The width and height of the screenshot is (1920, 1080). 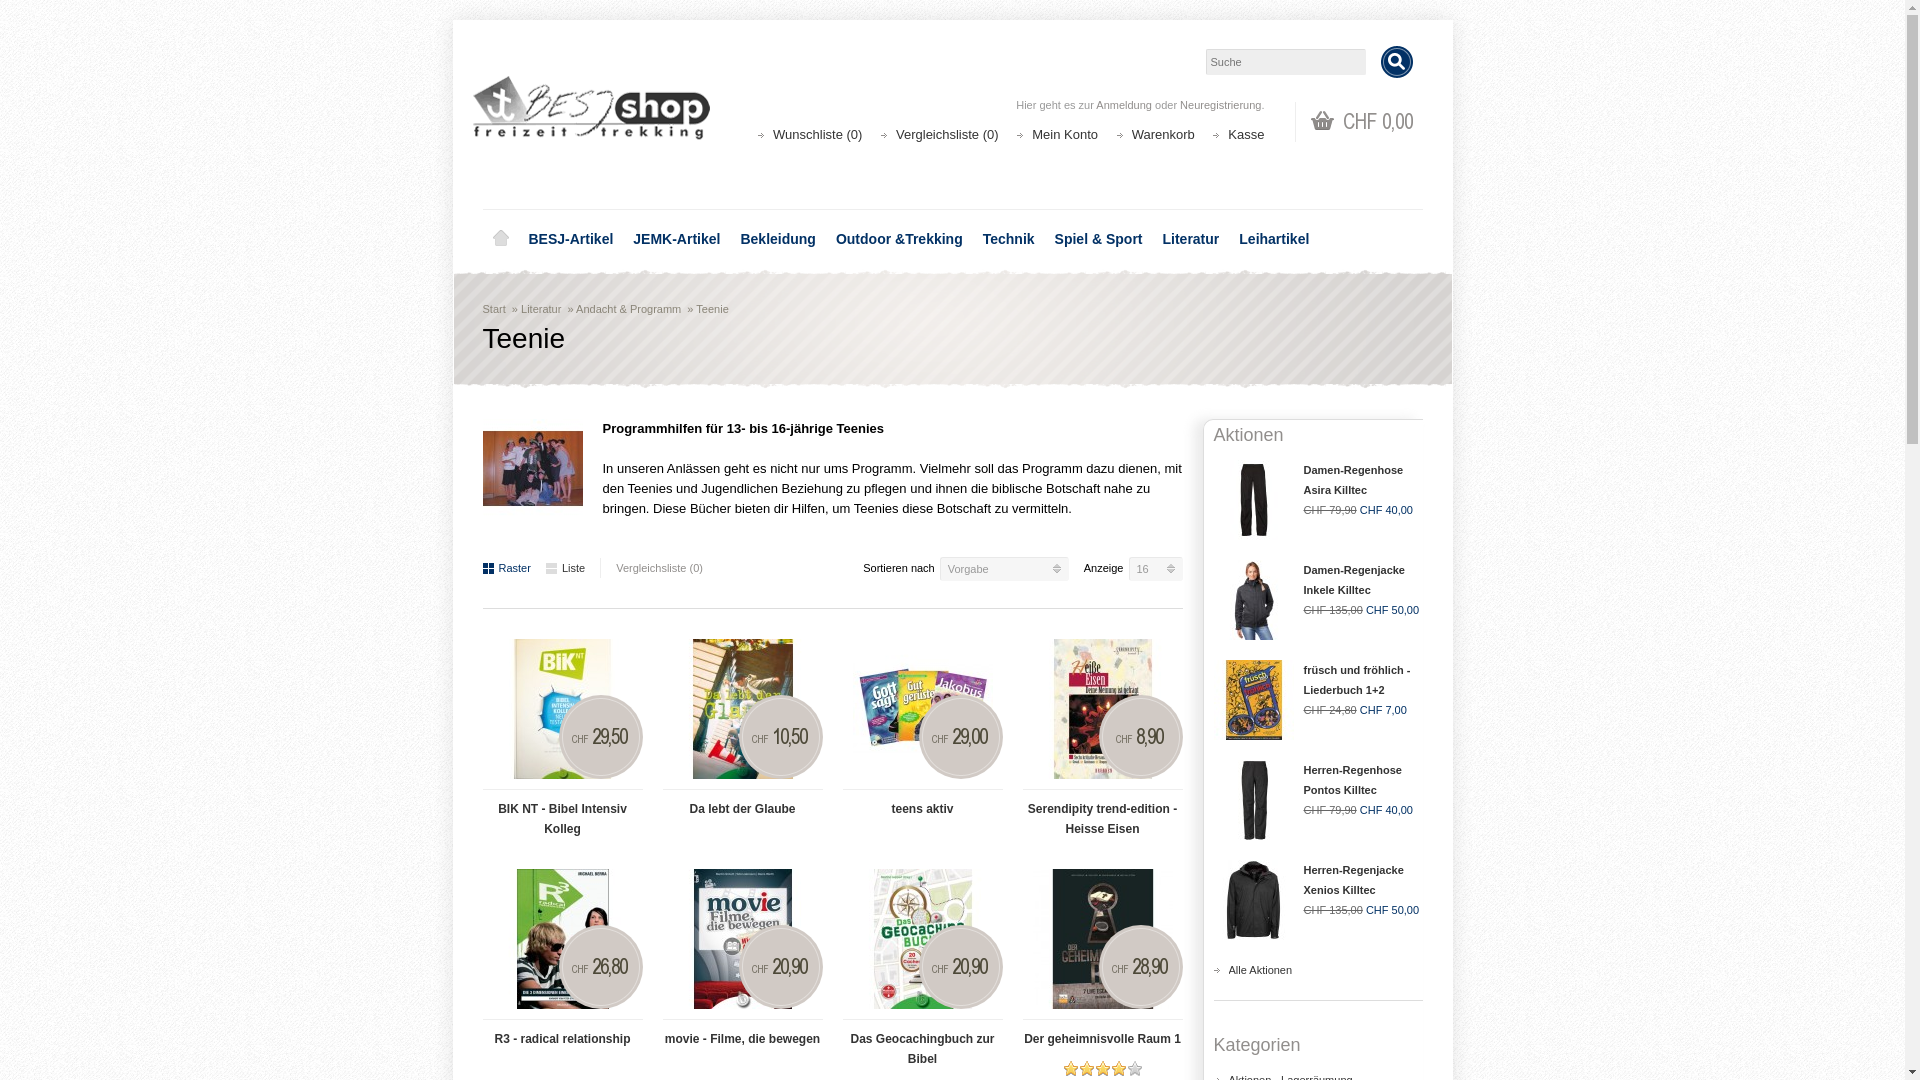 I want to click on 'Alle Aktionen', so click(x=1258, y=968).